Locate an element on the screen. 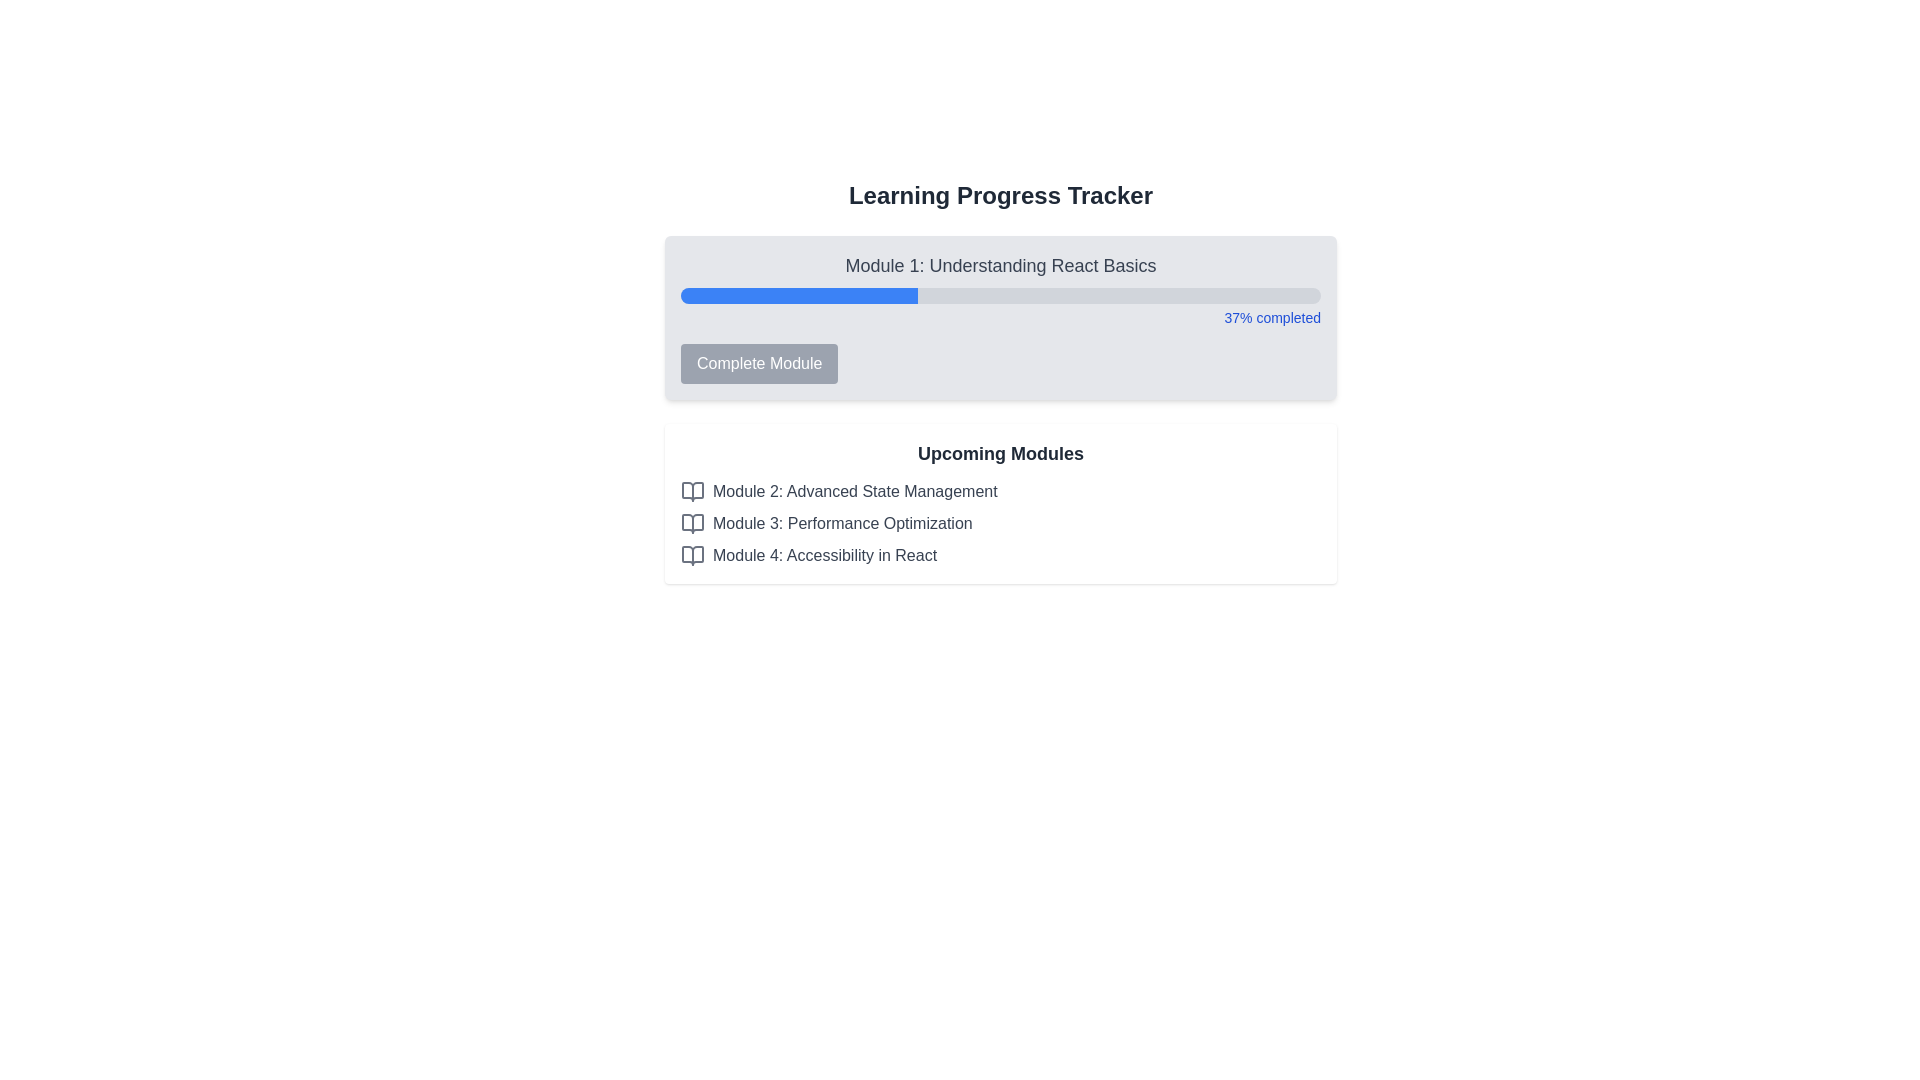  the button with a blue background and white text labeled 'Complete Module', which is located below the progress bar for 'Module 1: Understanding React Basics' is located at coordinates (758, 363).